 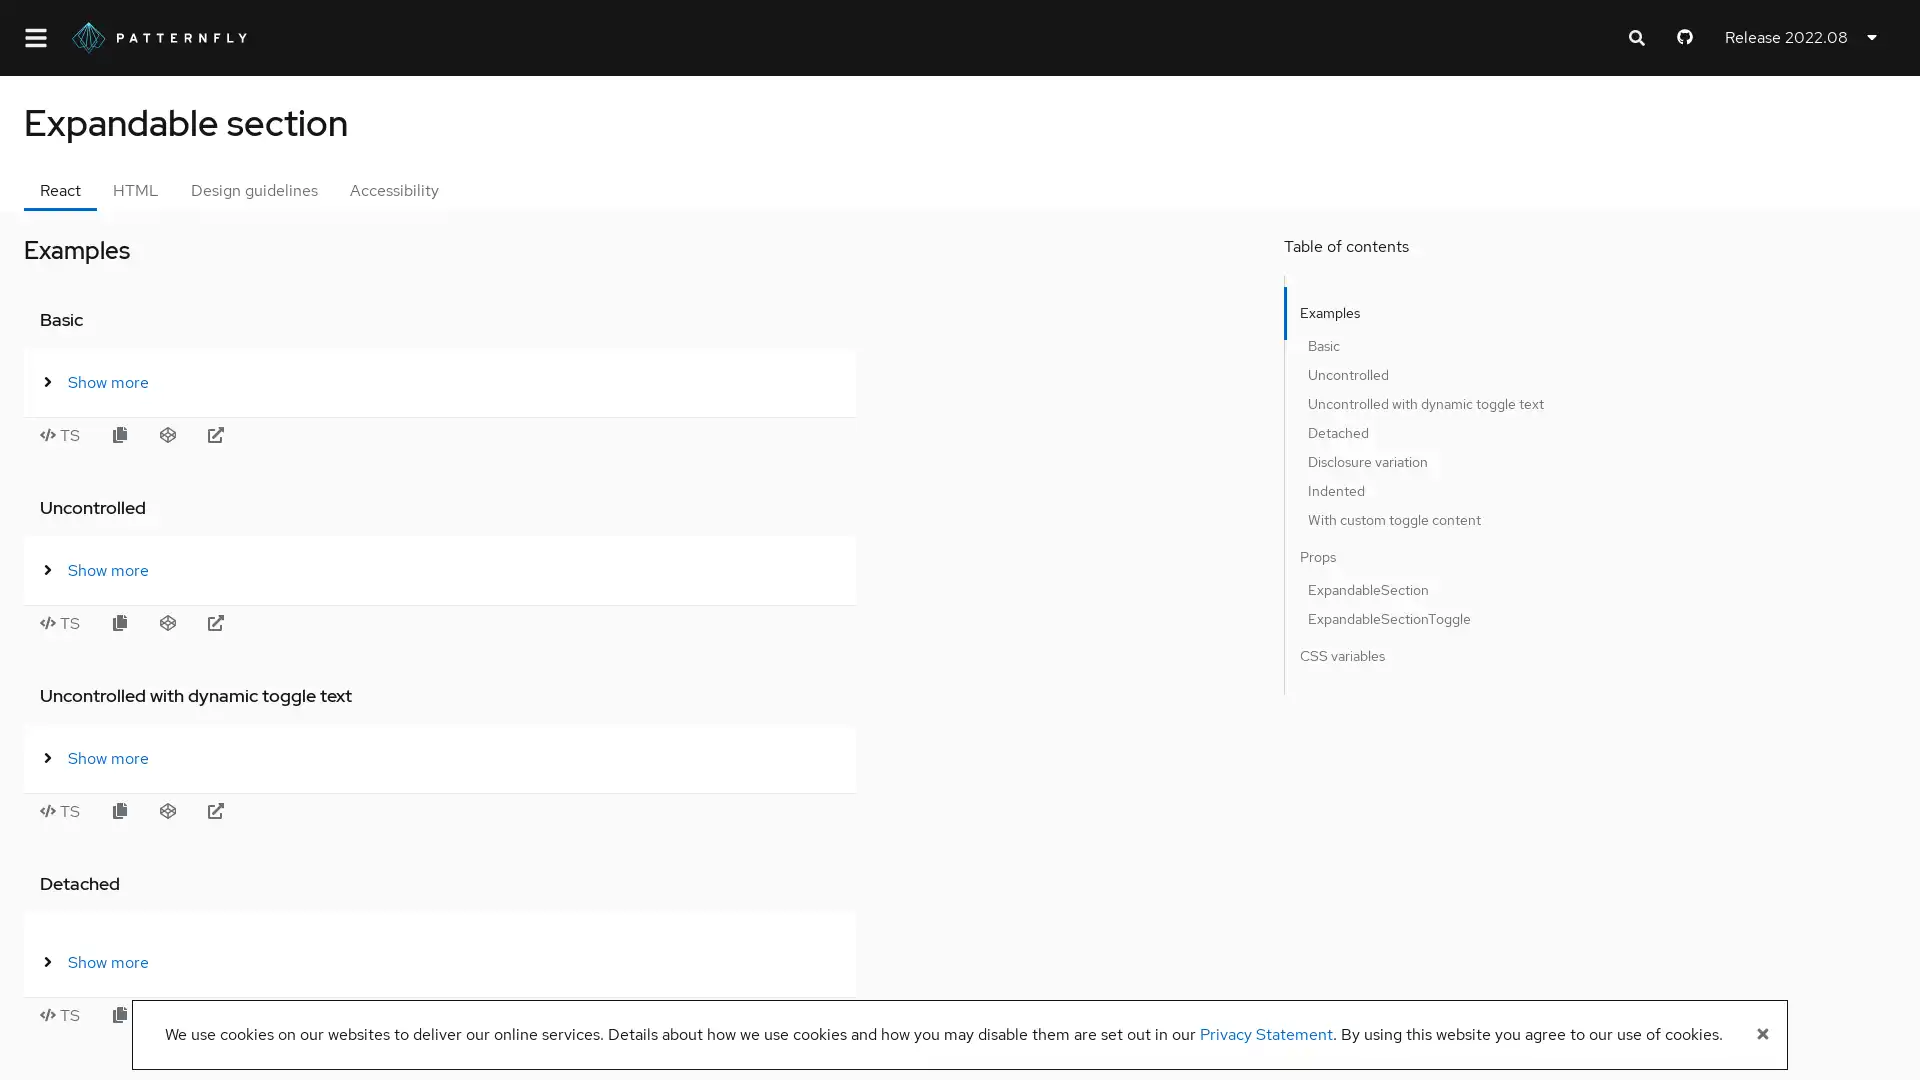 What do you see at coordinates (456, 622) in the screenshot?
I see `Open Uncontrolled example in CodeSandbox` at bounding box center [456, 622].